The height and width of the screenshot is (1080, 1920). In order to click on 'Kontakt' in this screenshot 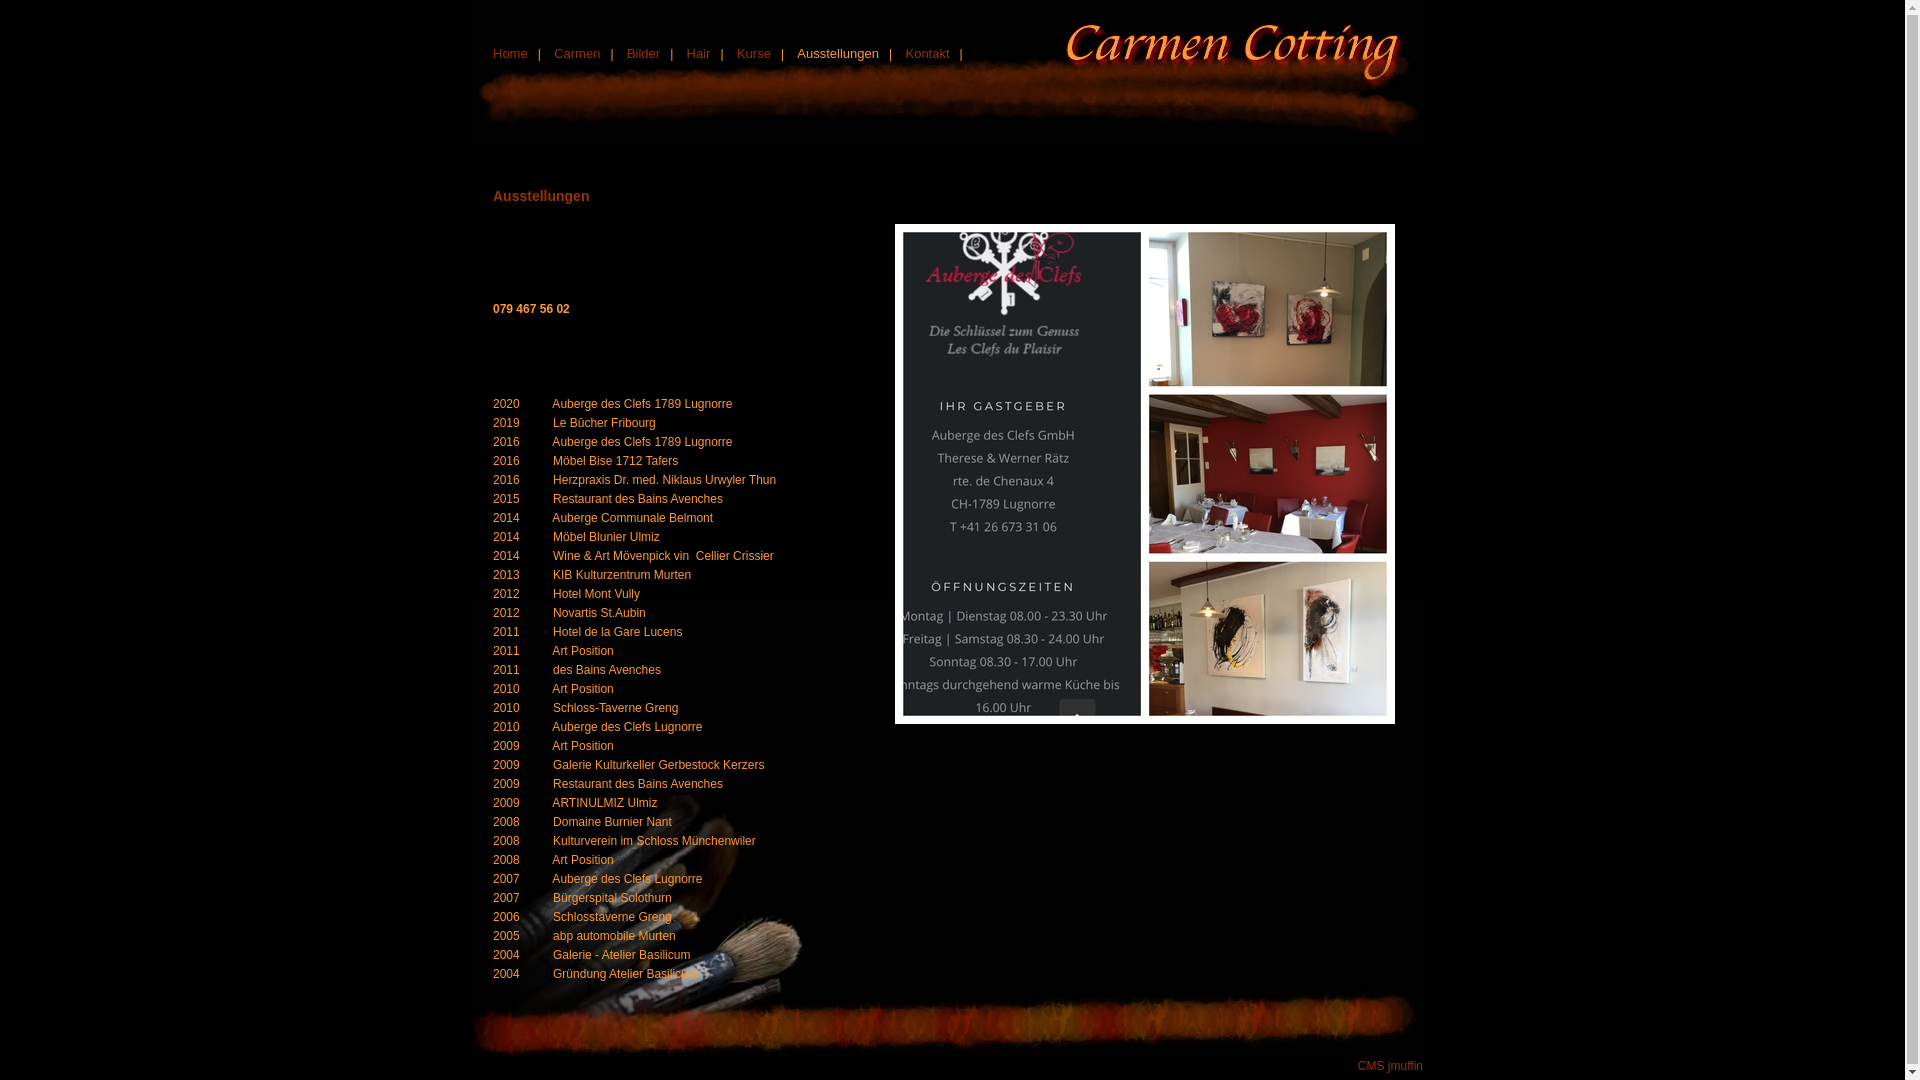, I will do `click(925, 52)`.